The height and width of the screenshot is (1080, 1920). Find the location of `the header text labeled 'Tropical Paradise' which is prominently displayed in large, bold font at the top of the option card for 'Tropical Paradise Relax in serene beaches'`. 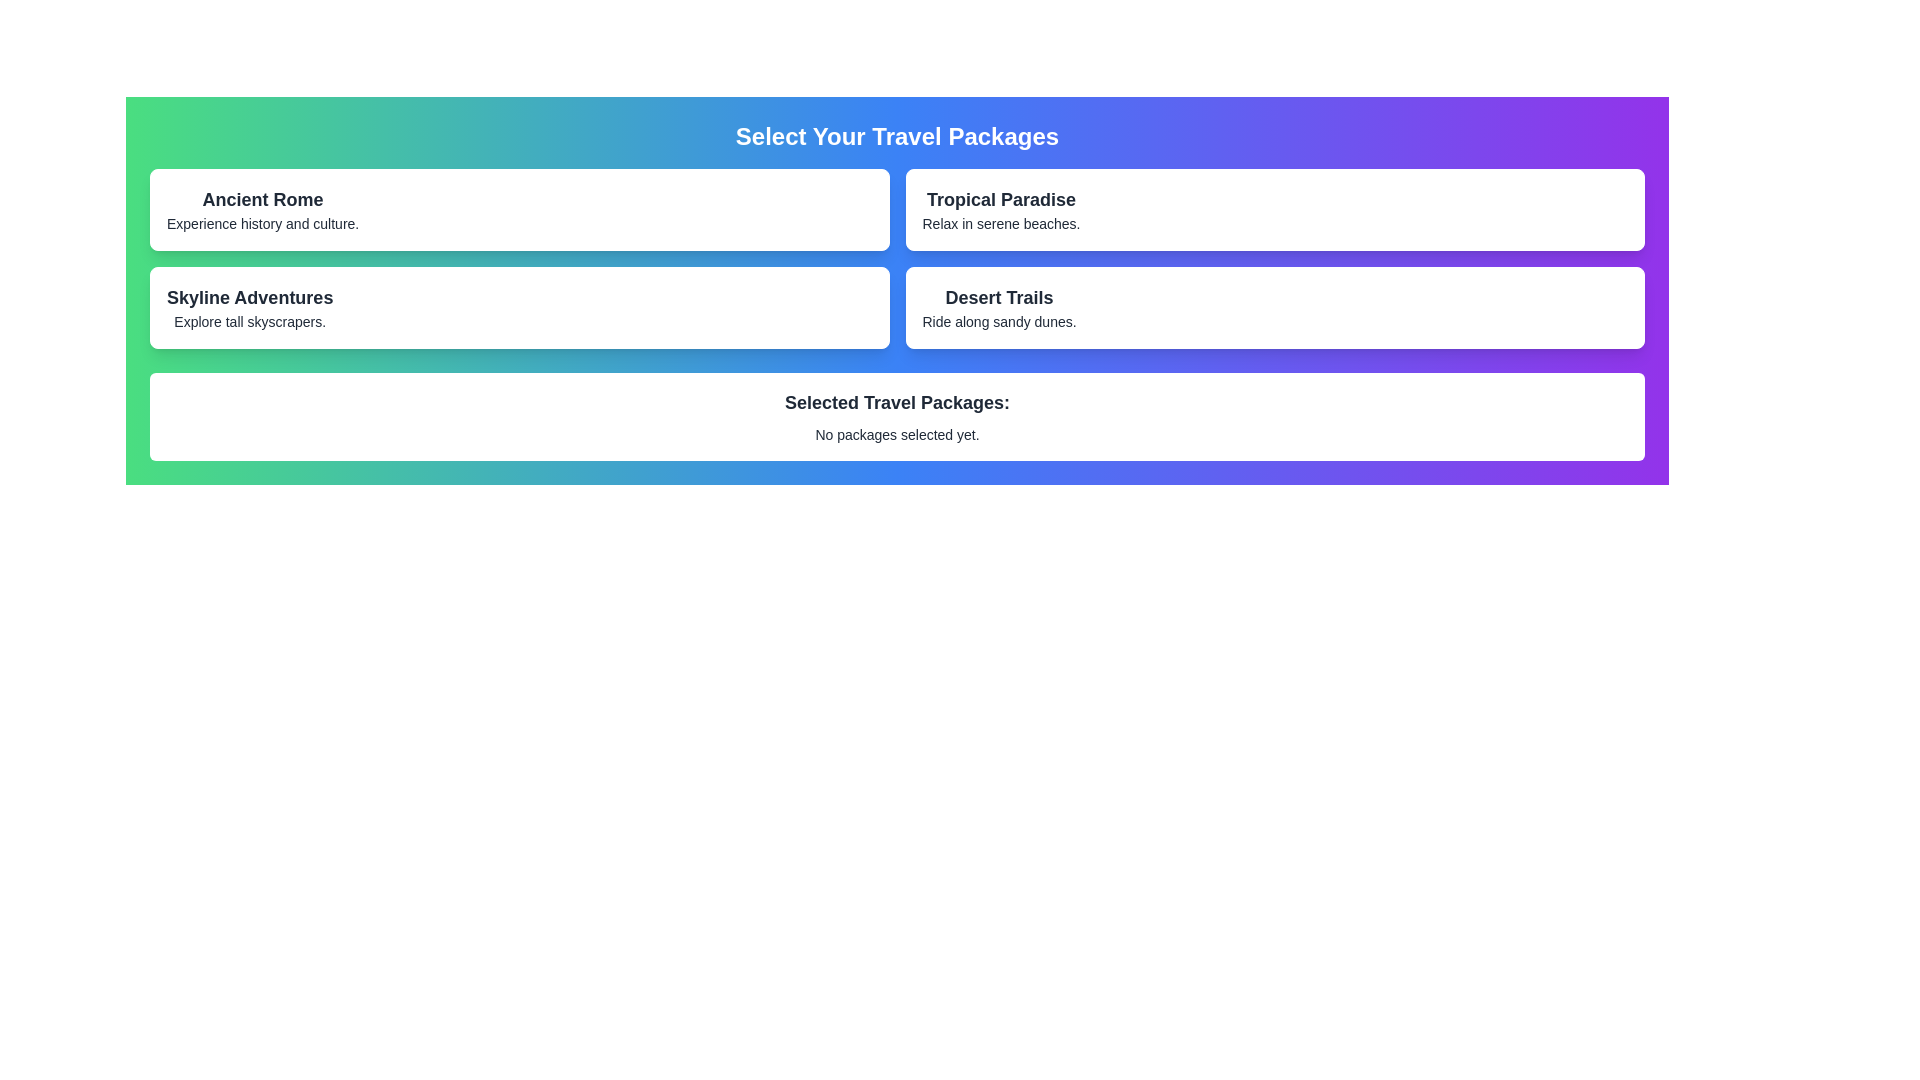

the header text labeled 'Tropical Paradise' which is prominently displayed in large, bold font at the top of the option card for 'Tropical Paradise Relax in serene beaches' is located at coordinates (1001, 200).